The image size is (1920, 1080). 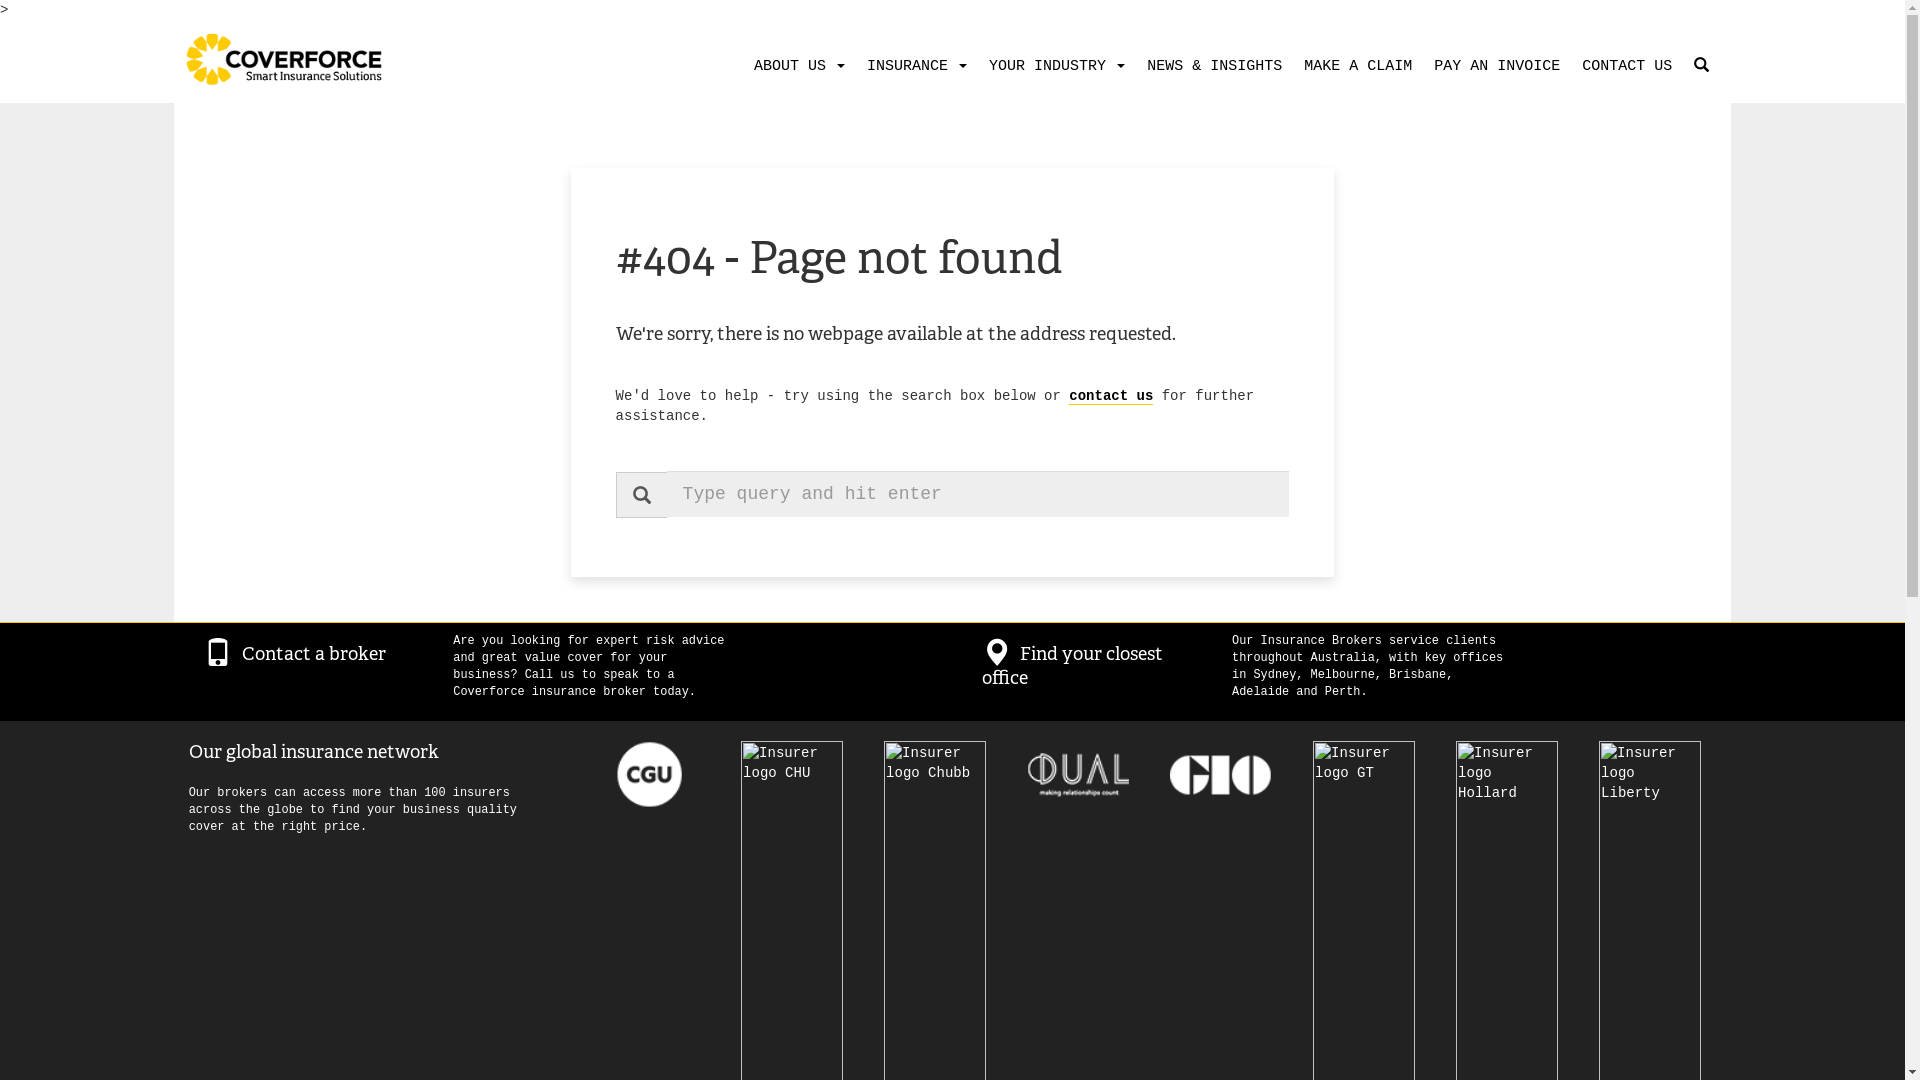 What do you see at coordinates (1622, 65) in the screenshot?
I see `'CONTACT US'` at bounding box center [1622, 65].